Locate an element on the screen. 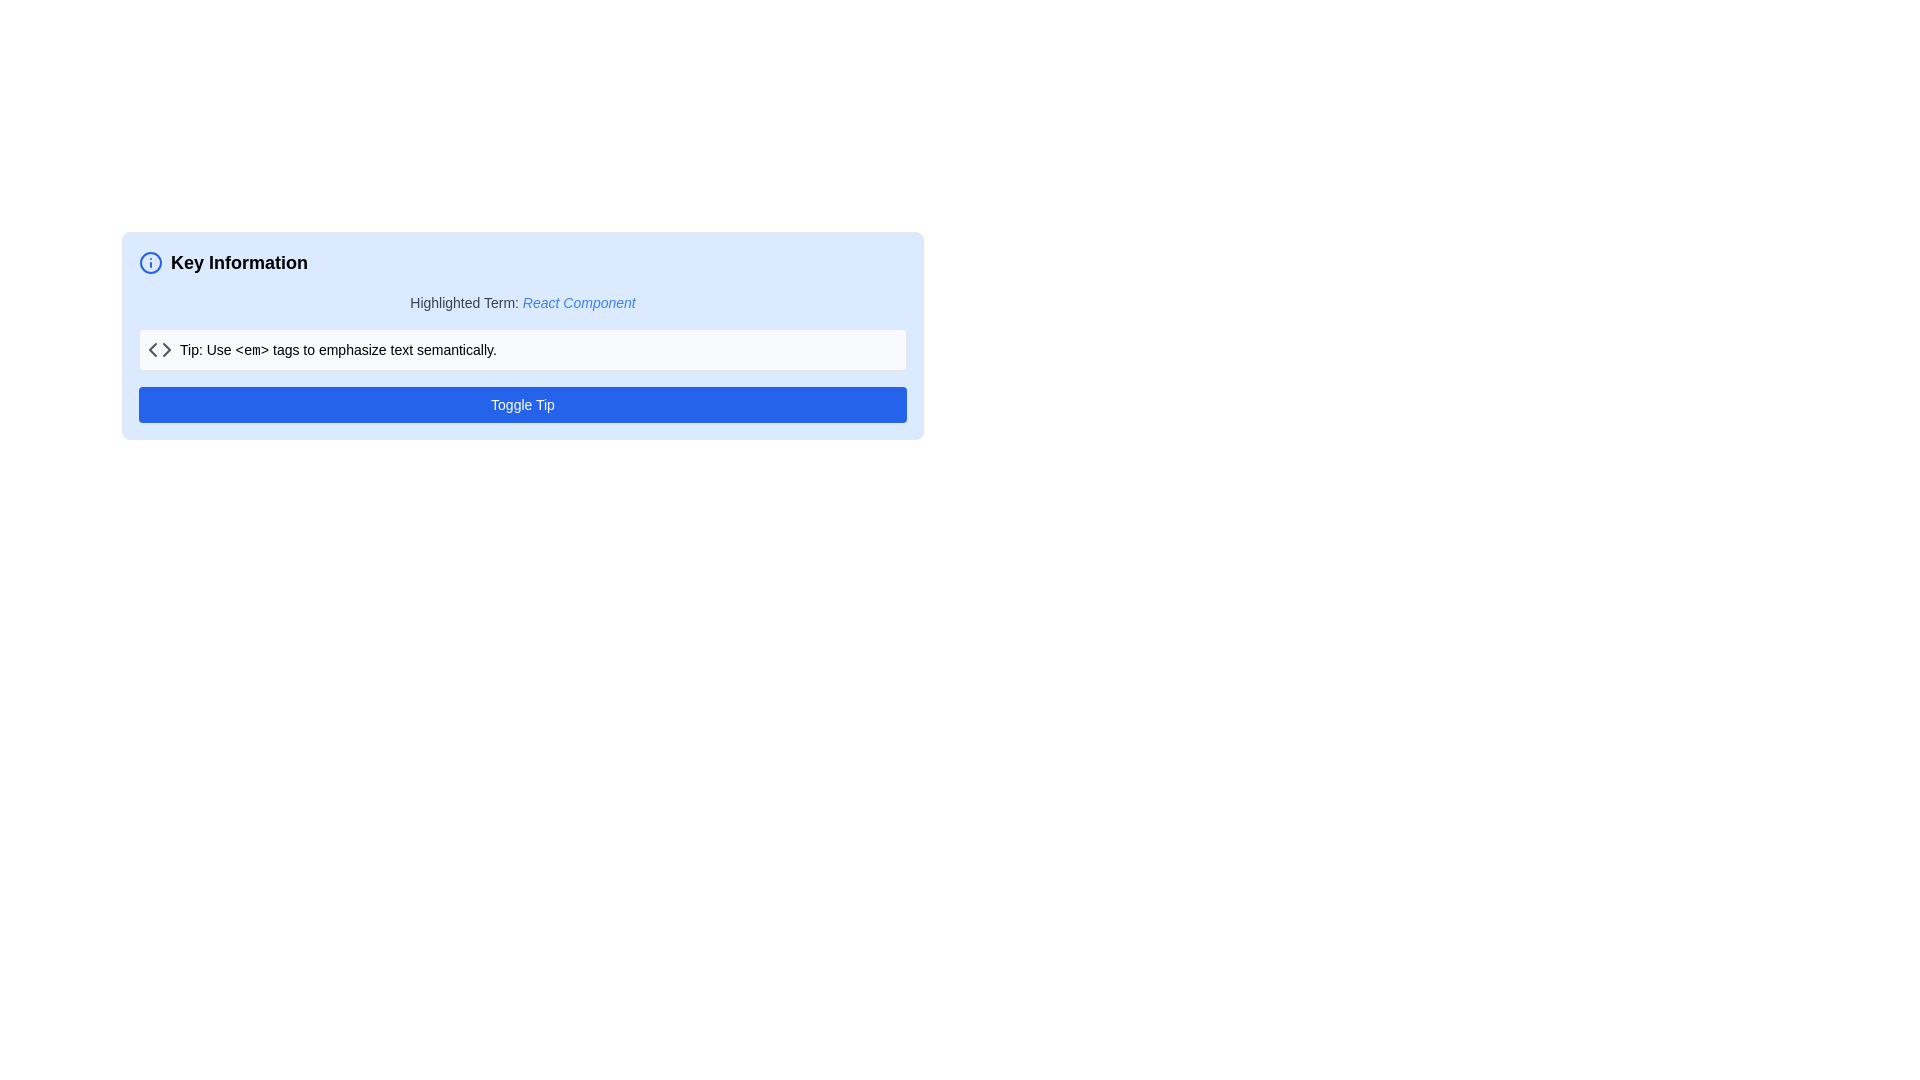  highlighted text snippet that is styled in blue color and reads 'React Component', located on a light blue background panel is located at coordinates (578, 303).